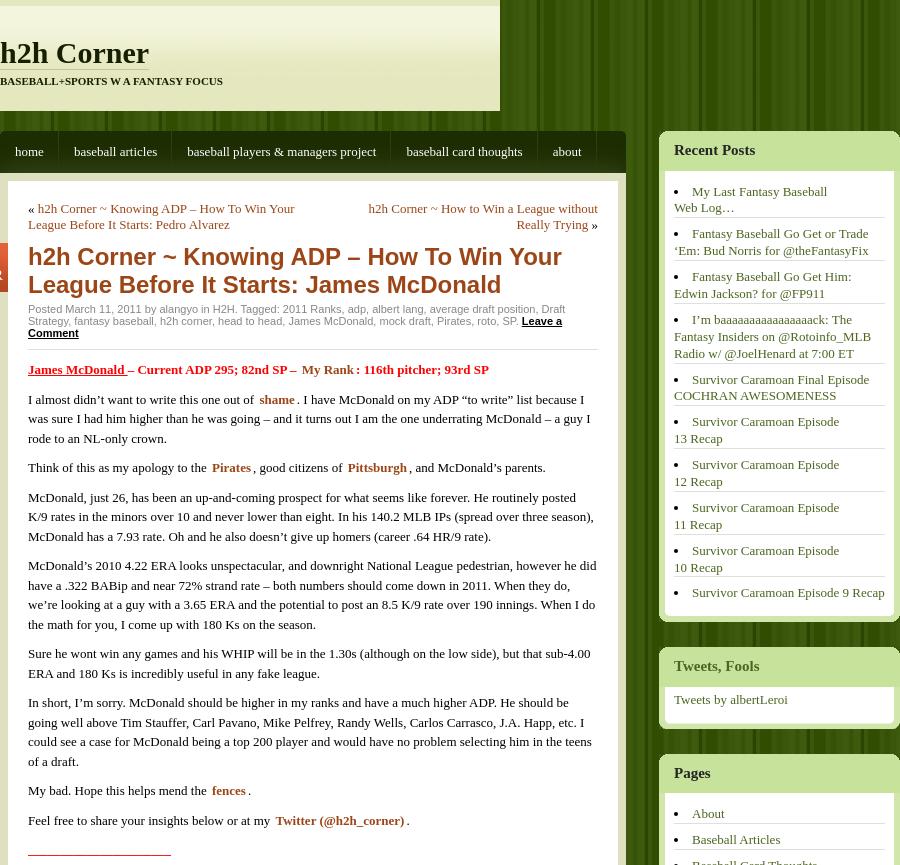 This screenshot has height=865, width=900. What do you see at coordinates (761, 283) in the screenshot?
I see `'Fantasy Baseball Go Get Him: Edwin Jackson? for @FP911'` at bounding box center [761, 283].